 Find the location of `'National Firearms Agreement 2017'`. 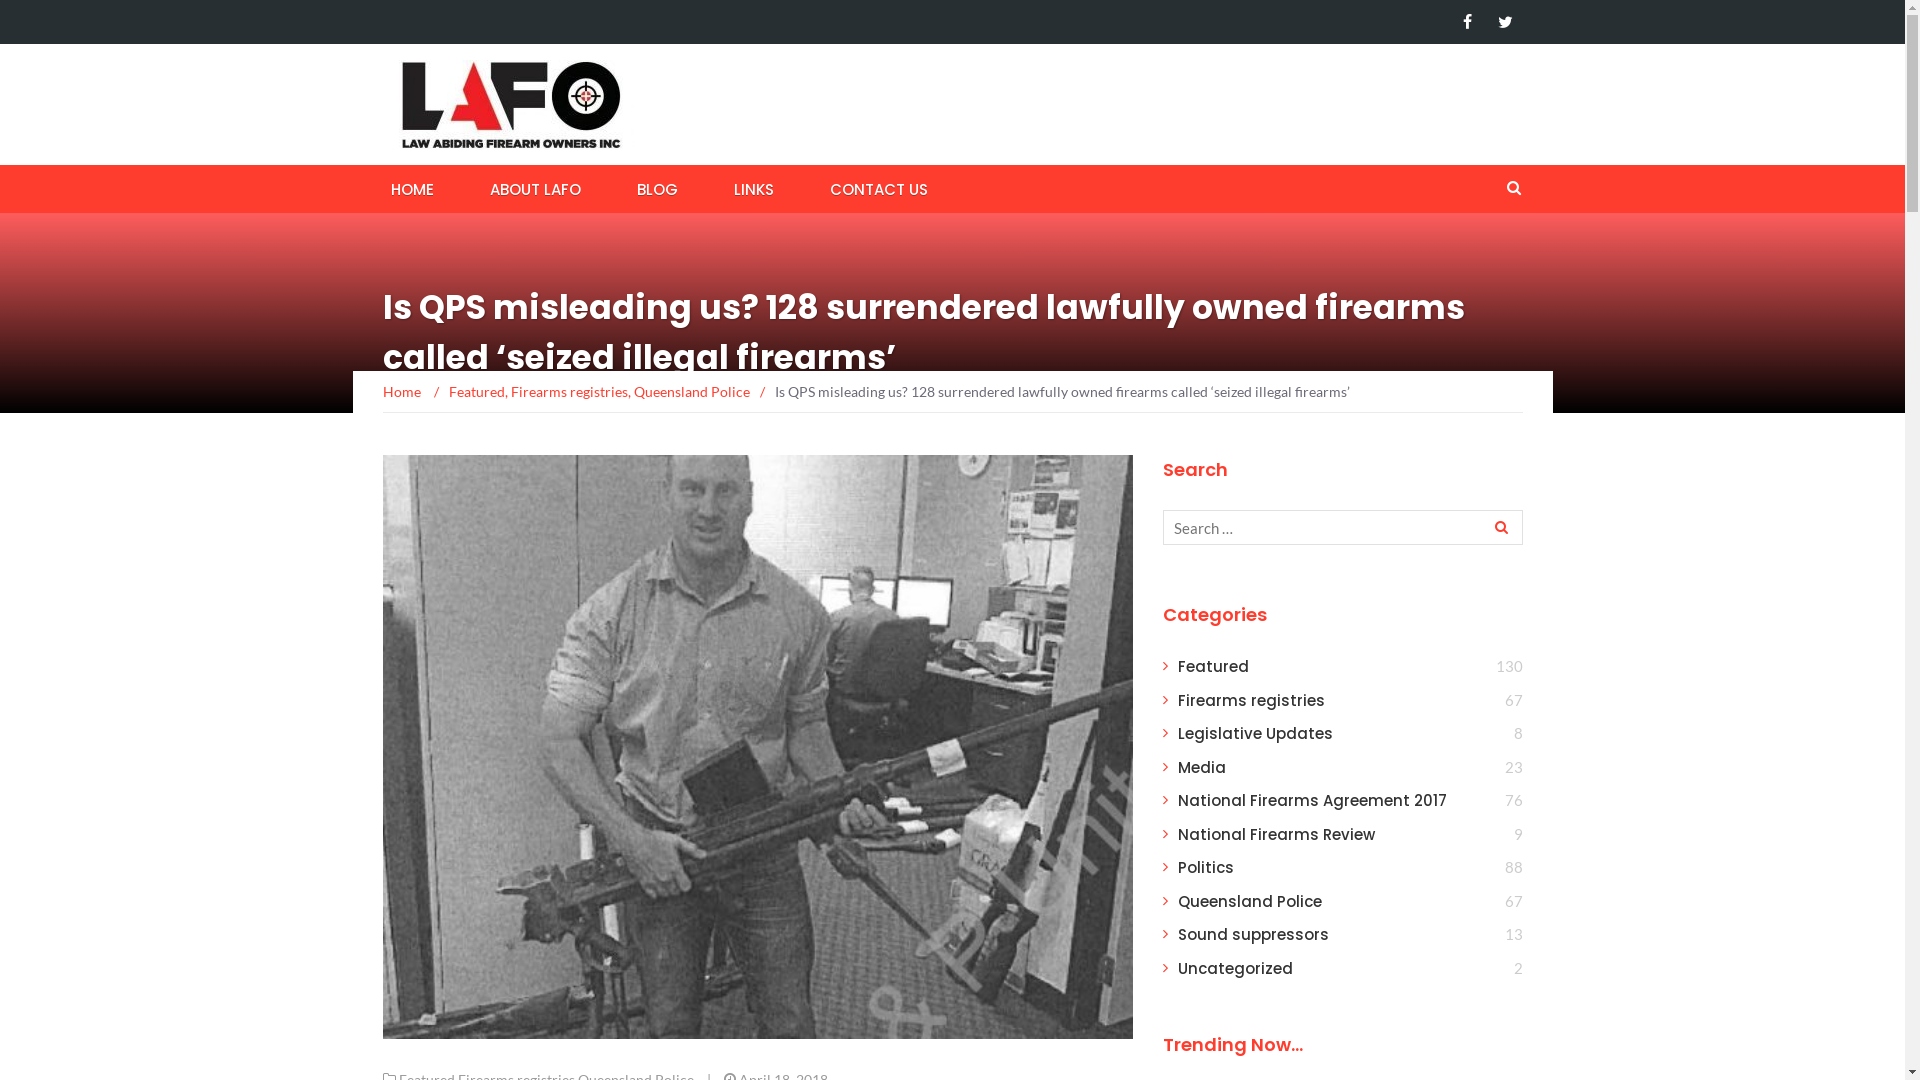

'National Firearms Agreement 2017' is located at coordinates (1312, 799).